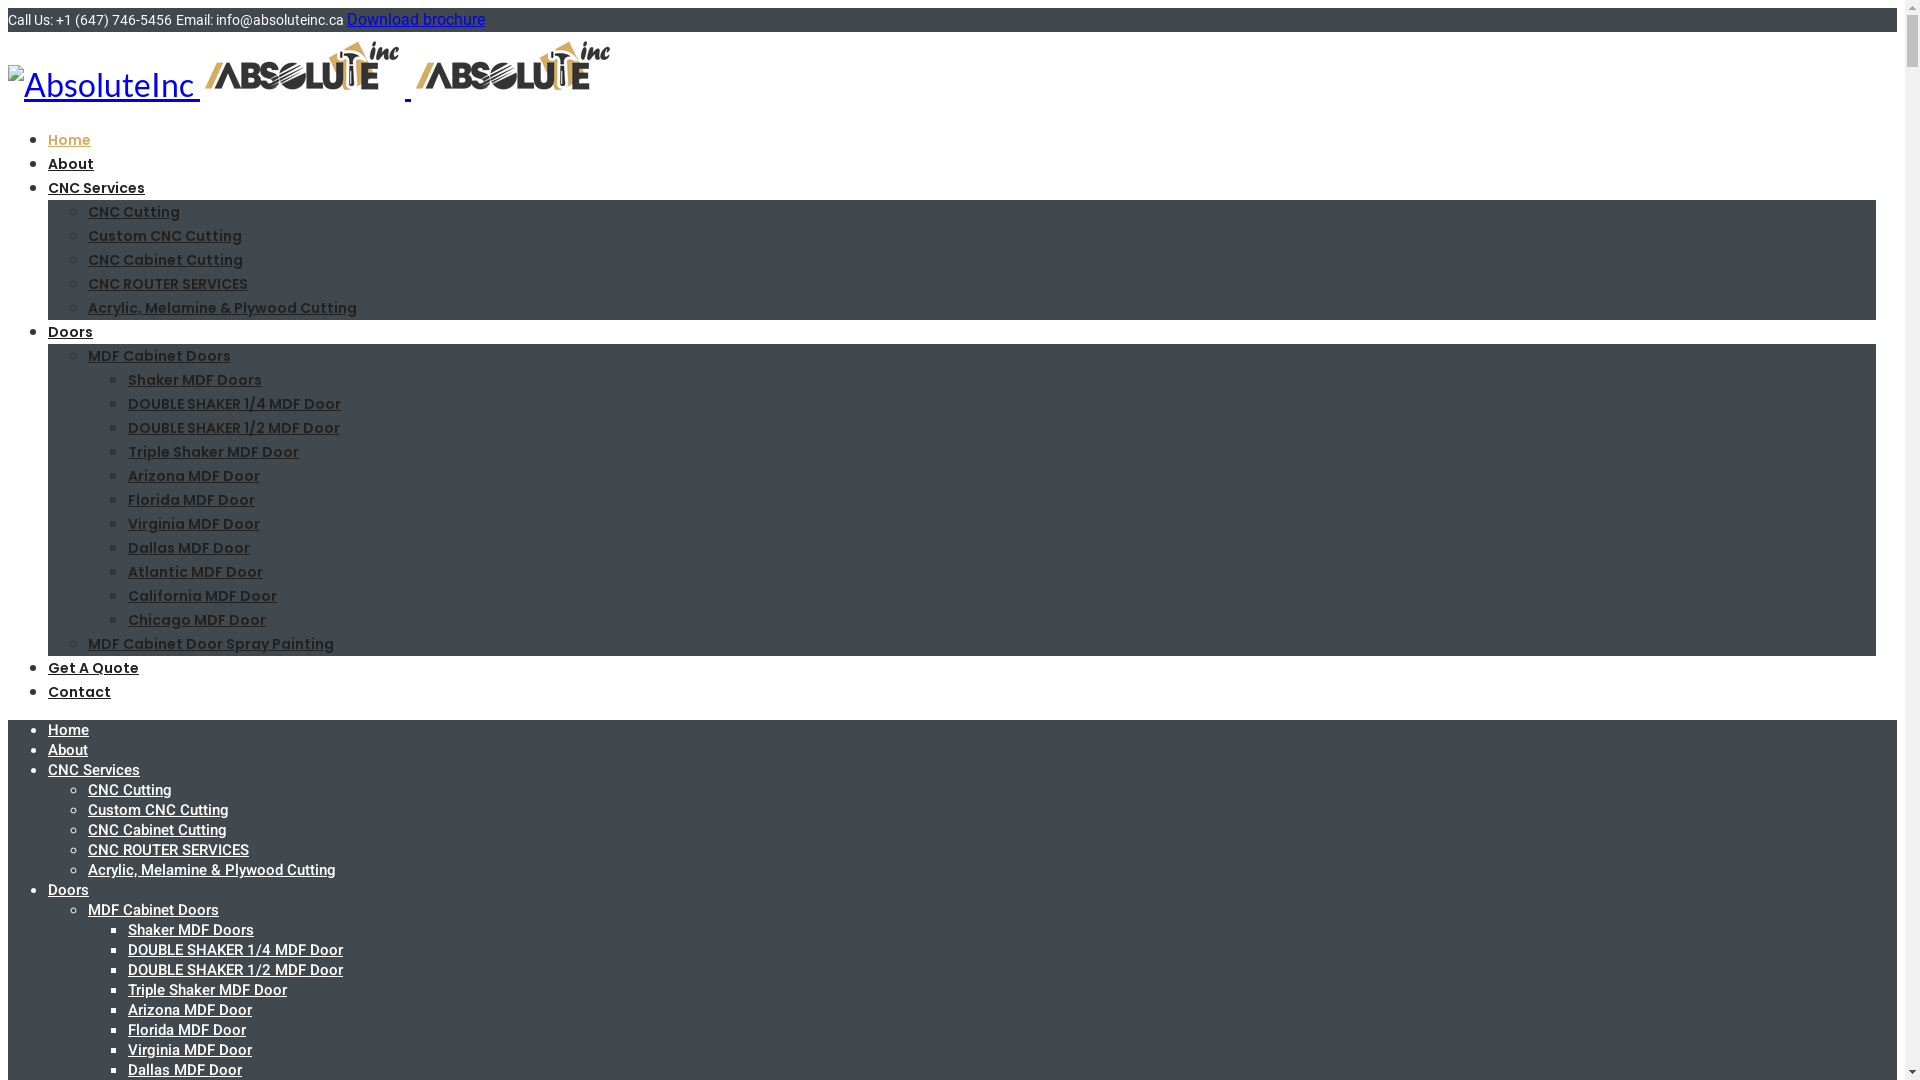 This screenshot has height=1080, width=1920. Describe the element at coordinates (71, 163) in the screenshot. I see `'About'` at that location.